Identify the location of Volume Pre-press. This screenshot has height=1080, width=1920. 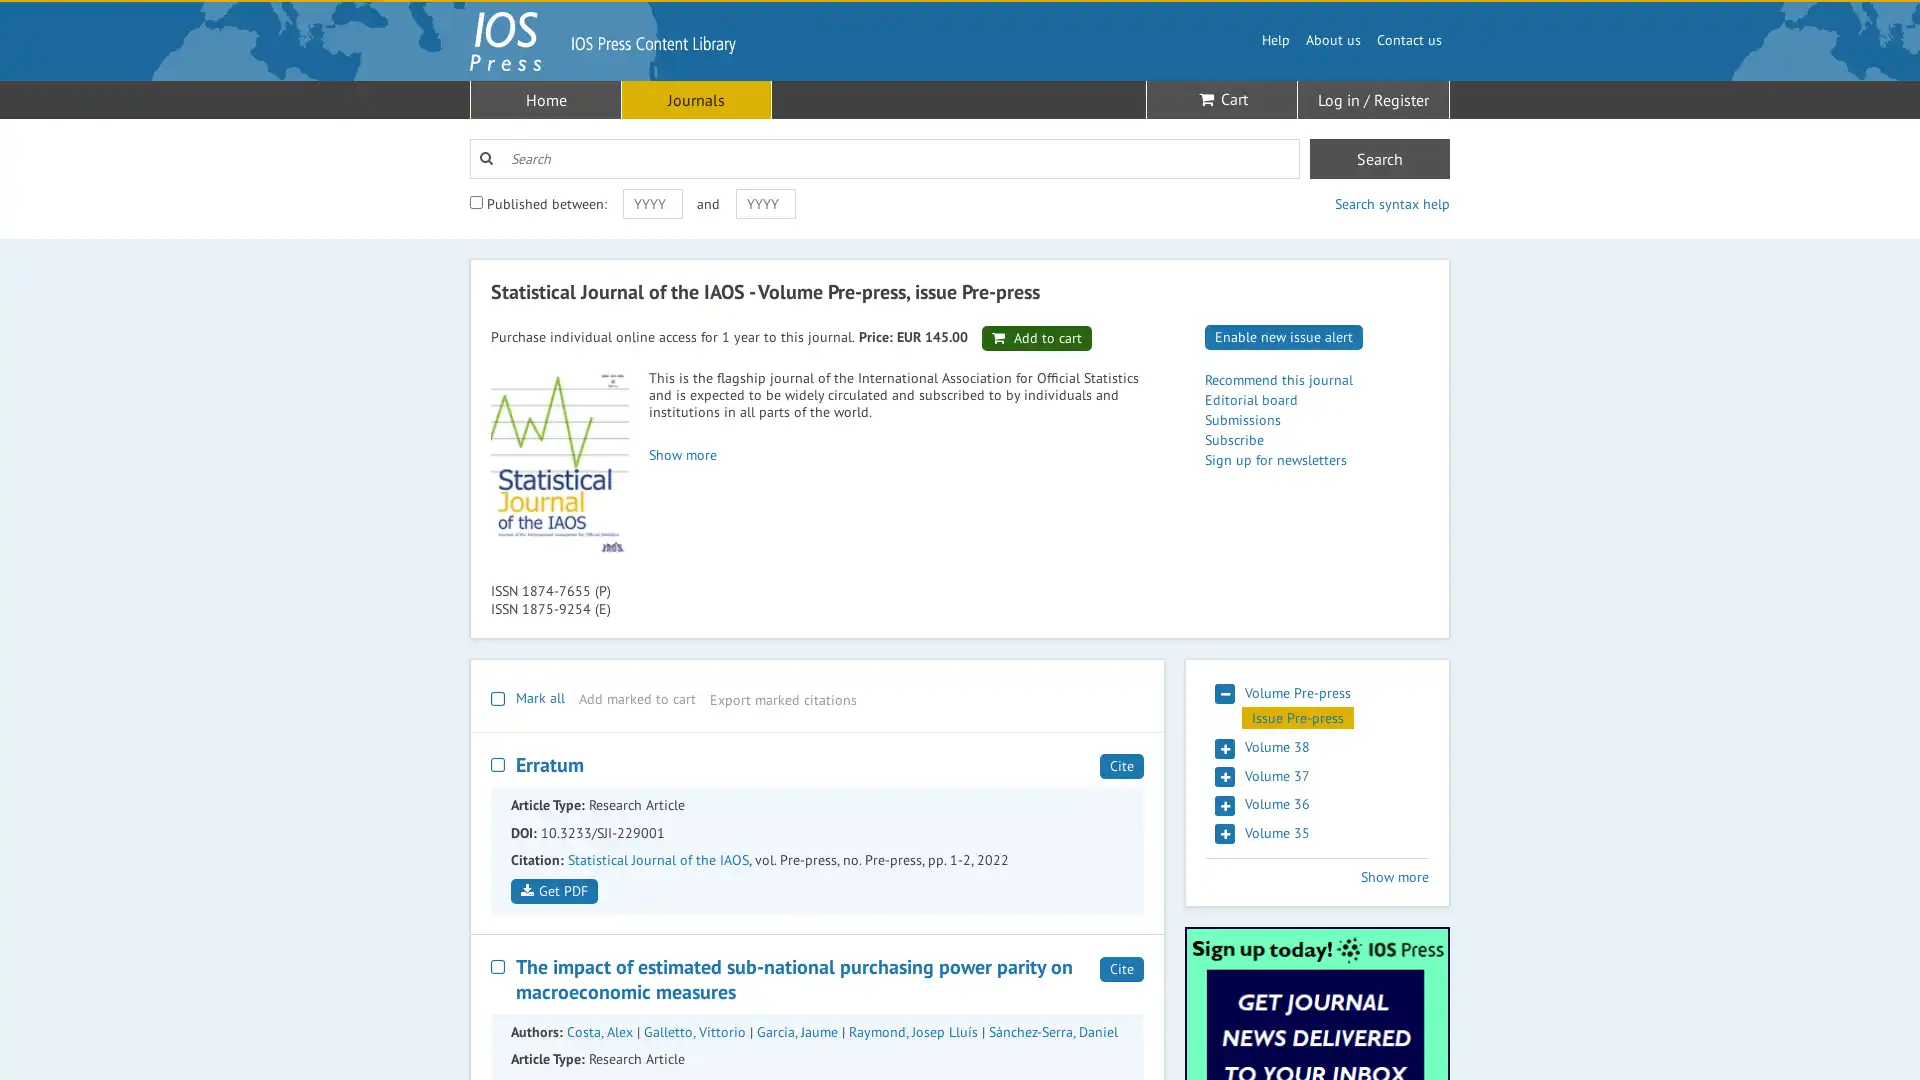
(1282, 692).